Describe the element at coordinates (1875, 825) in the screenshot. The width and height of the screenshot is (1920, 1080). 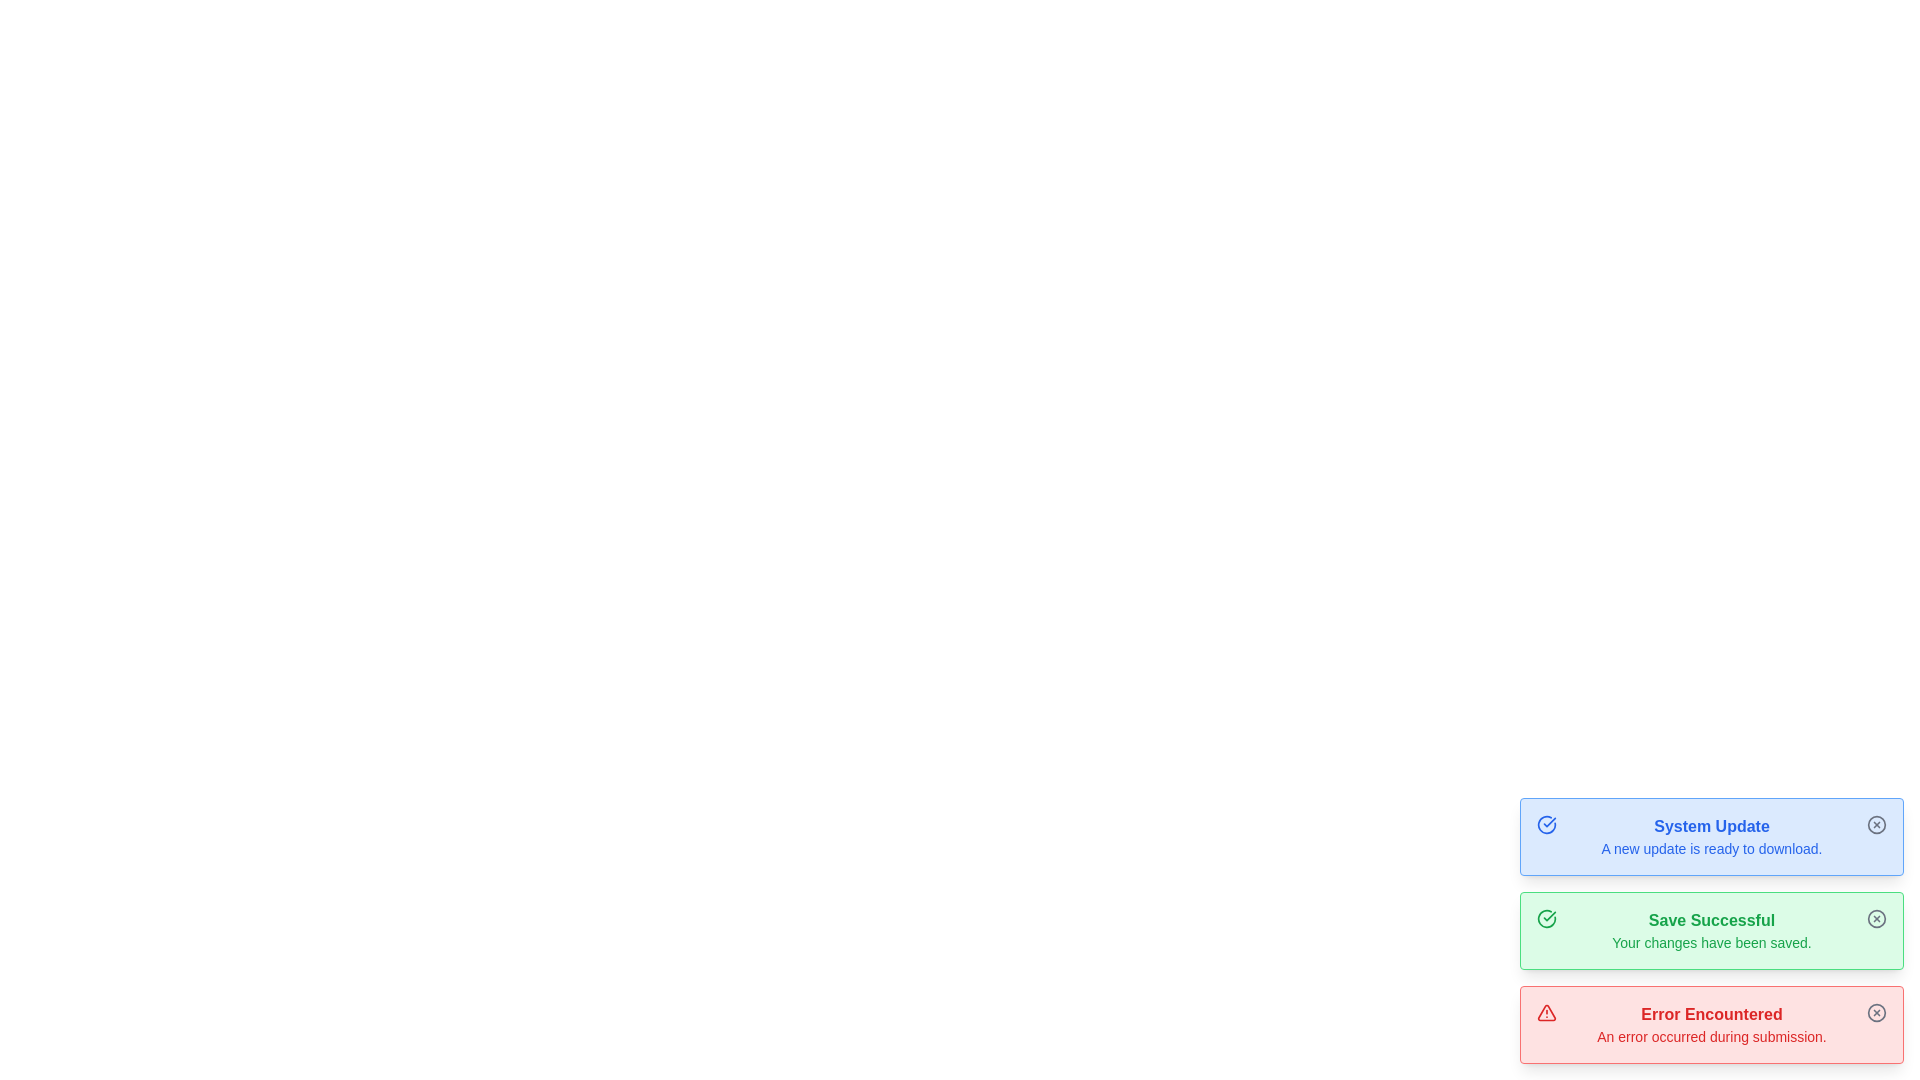
I see `the circular icon that is part of the close button located in the top-right corner of the notification bar` at that location.